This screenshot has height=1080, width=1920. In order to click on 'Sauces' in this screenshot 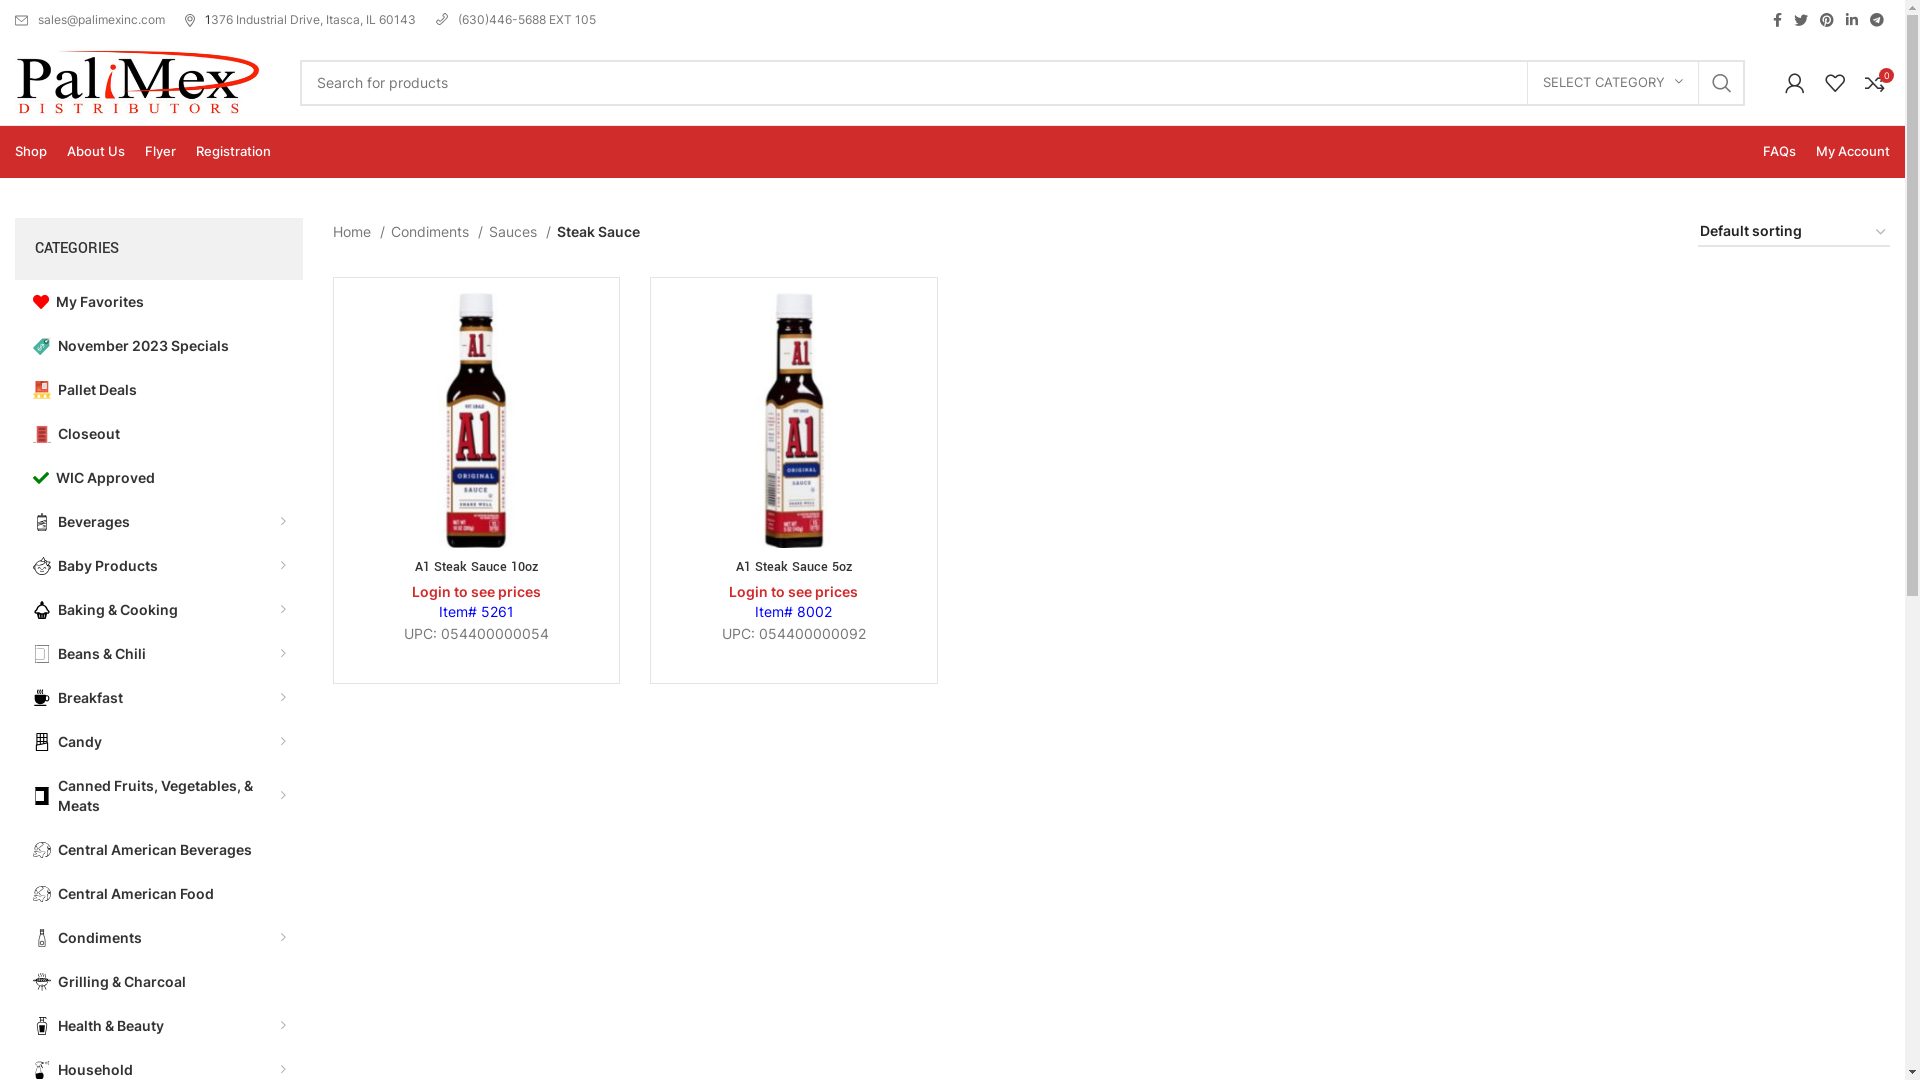, I will do `click(518, 230)`.